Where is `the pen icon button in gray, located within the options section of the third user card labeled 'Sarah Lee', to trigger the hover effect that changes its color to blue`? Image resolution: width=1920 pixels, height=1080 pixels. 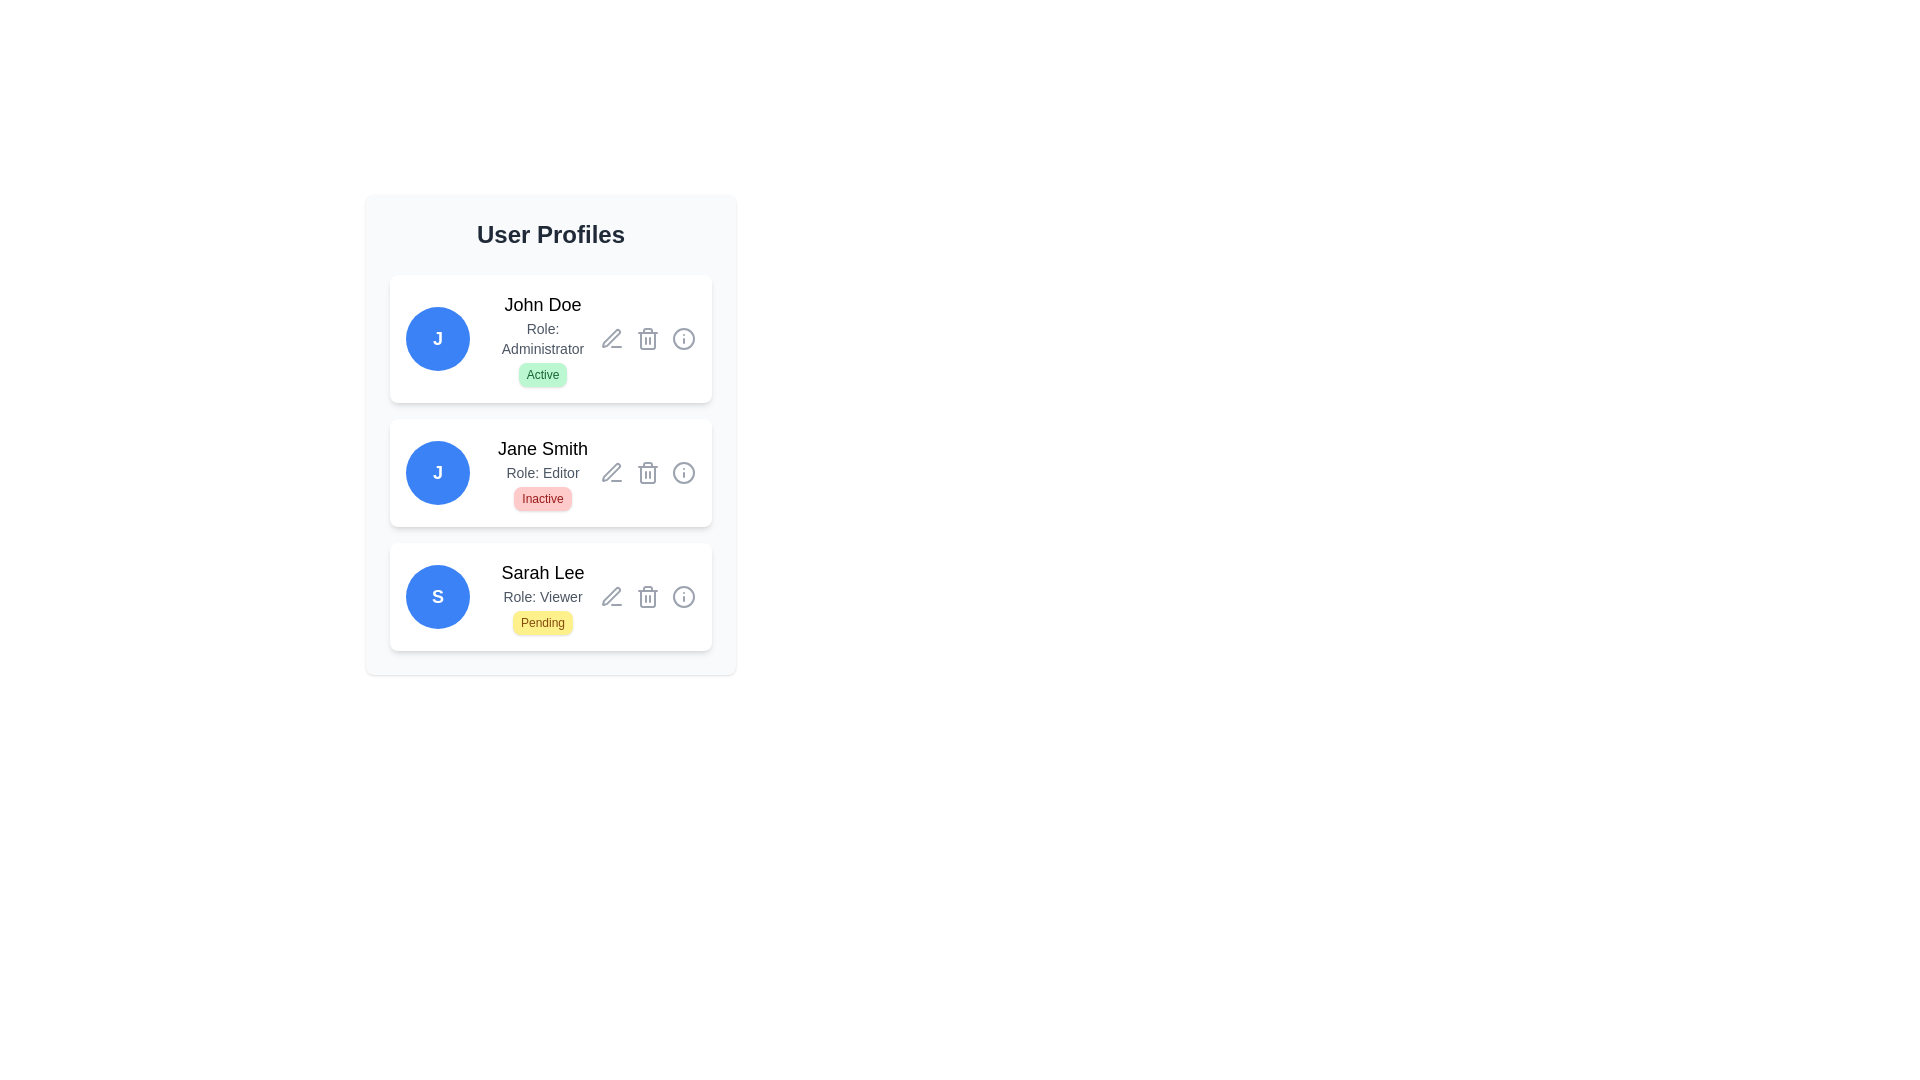
the pen icon button in gray, located within the options section of the third user card labeled 'Sarah Lee', to trigger the hover effect that changes its color to blue is located at coordinates (610, 596).